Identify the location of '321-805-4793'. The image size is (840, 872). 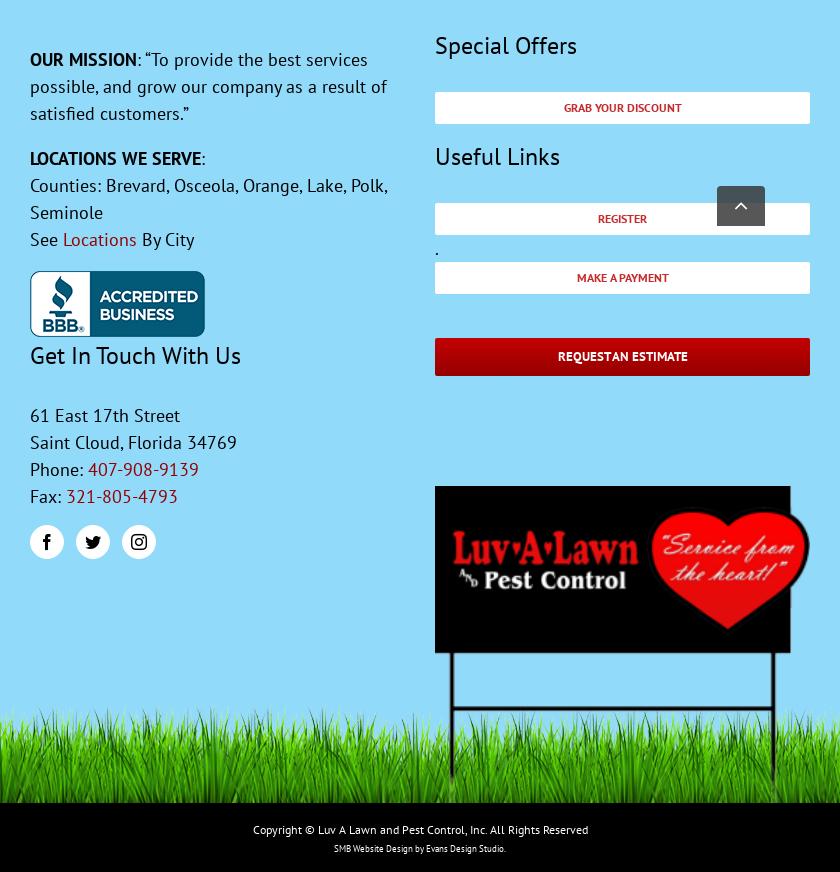
(120, 495).